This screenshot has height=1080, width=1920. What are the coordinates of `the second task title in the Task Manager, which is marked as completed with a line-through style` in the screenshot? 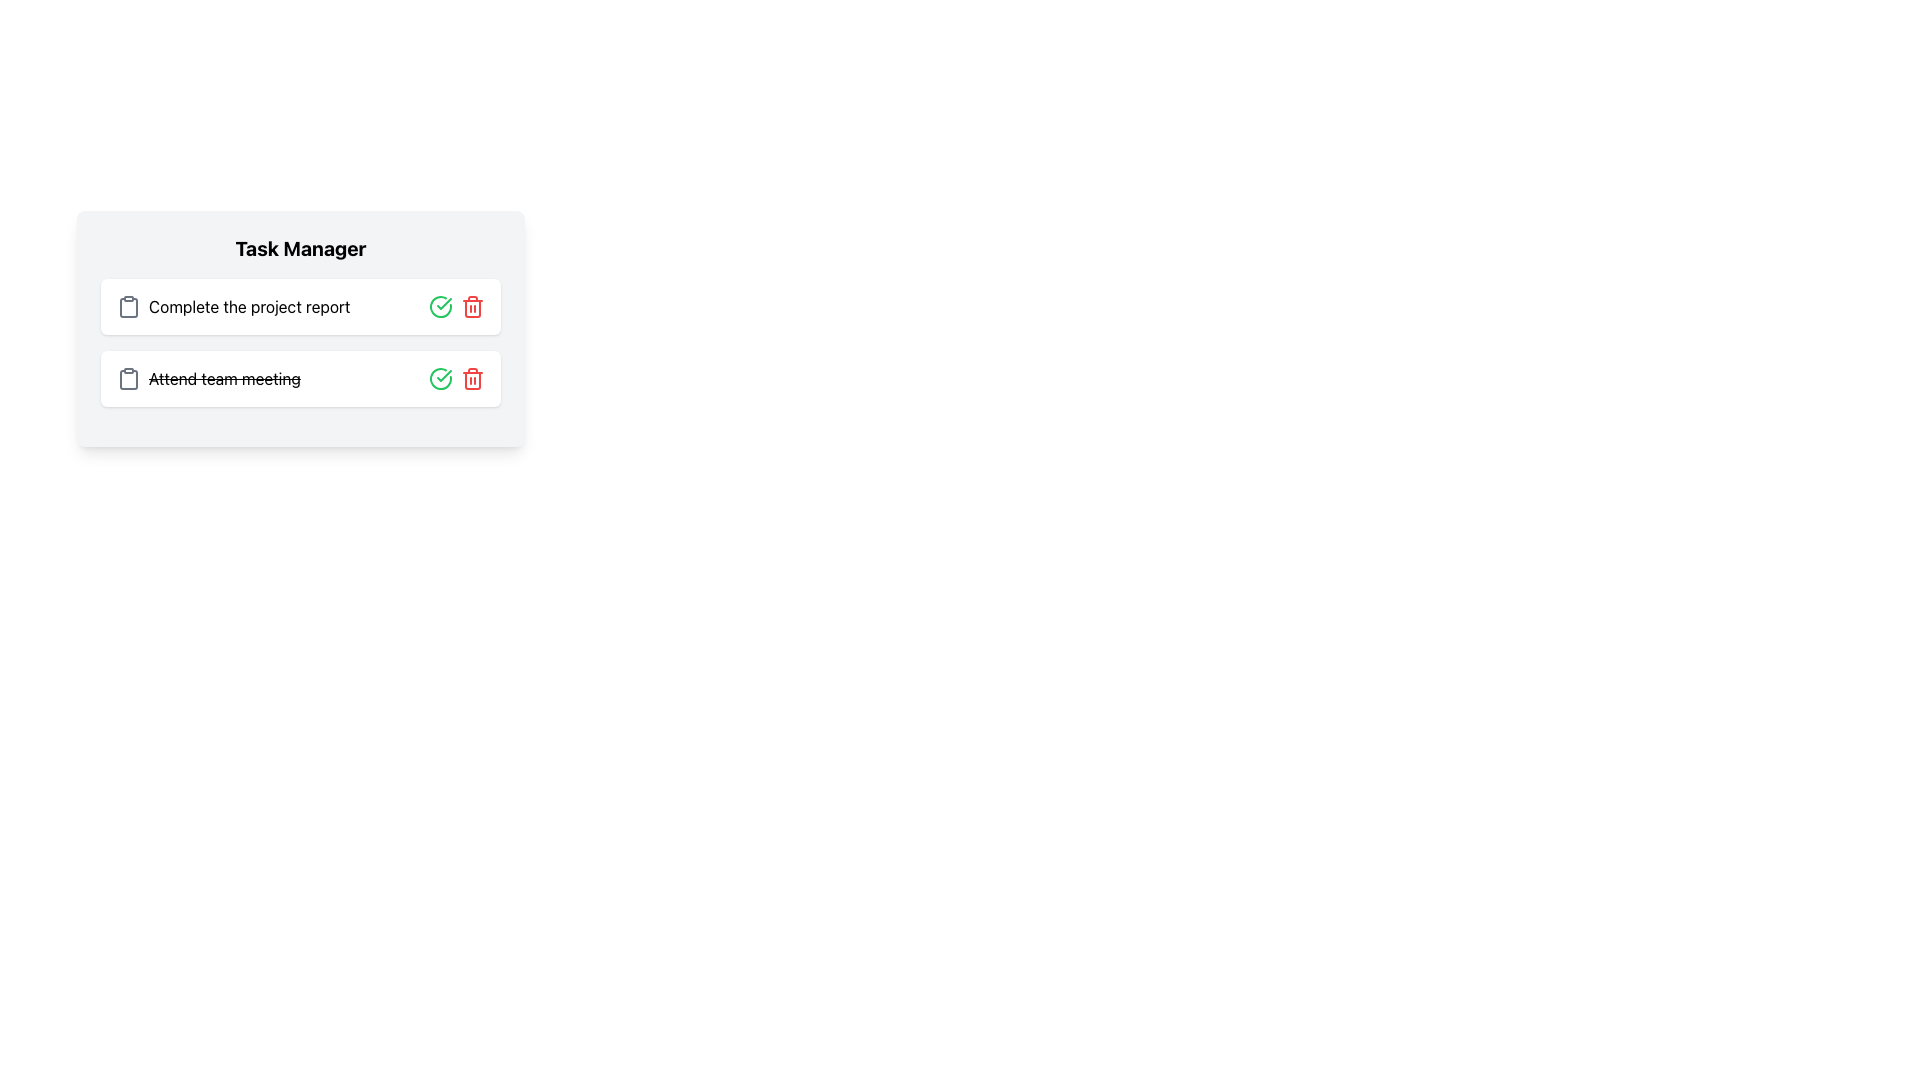 It's located at (224, 378).